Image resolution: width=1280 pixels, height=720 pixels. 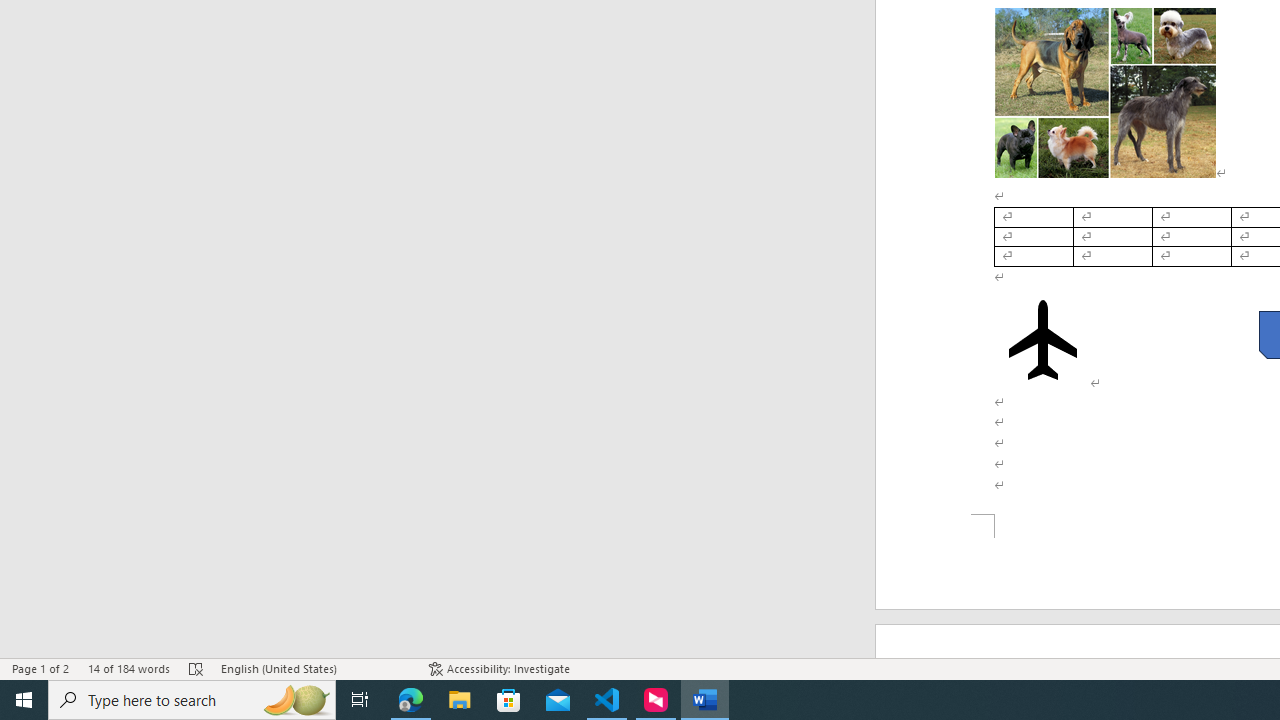 What do you see at coordinates (1104, 92) in the screenshot?
I see `'Morphological variation in six dogs'` at bounding box center [1104, 92].